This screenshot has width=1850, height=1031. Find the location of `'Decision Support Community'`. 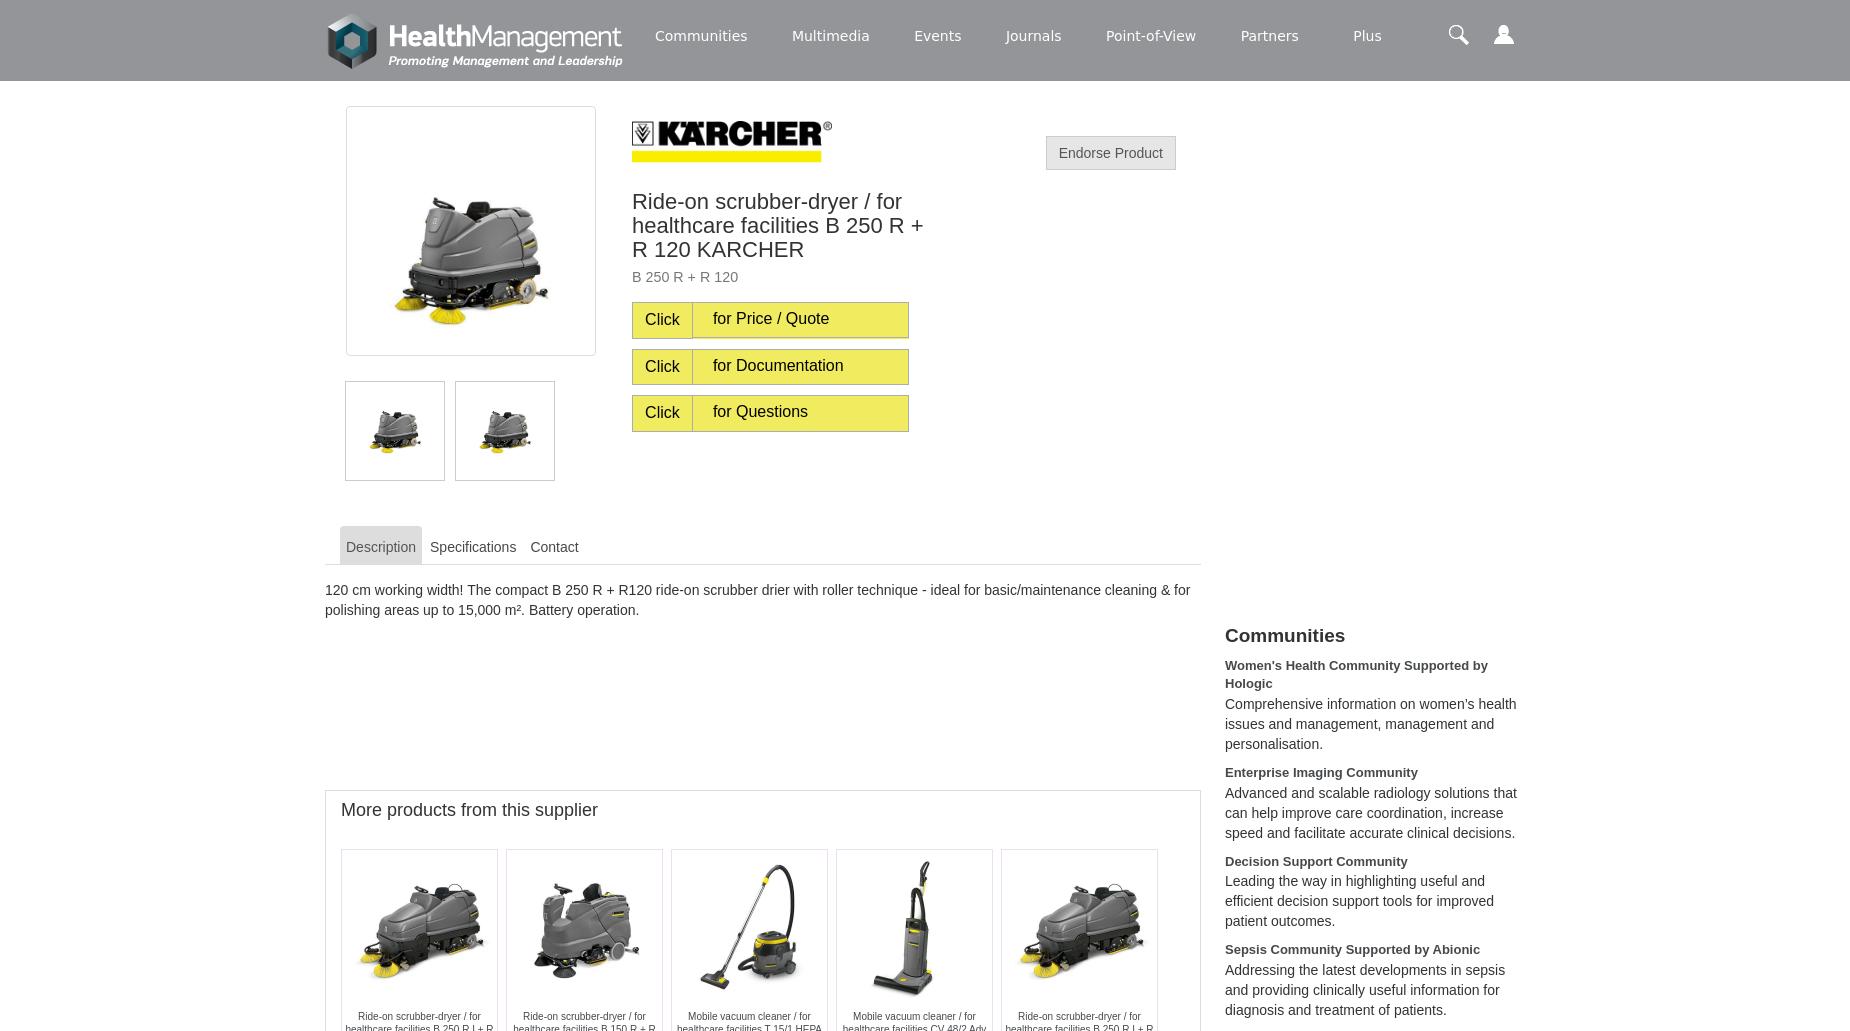

'Decision Support Community' is located at coordinates (1315, 860).